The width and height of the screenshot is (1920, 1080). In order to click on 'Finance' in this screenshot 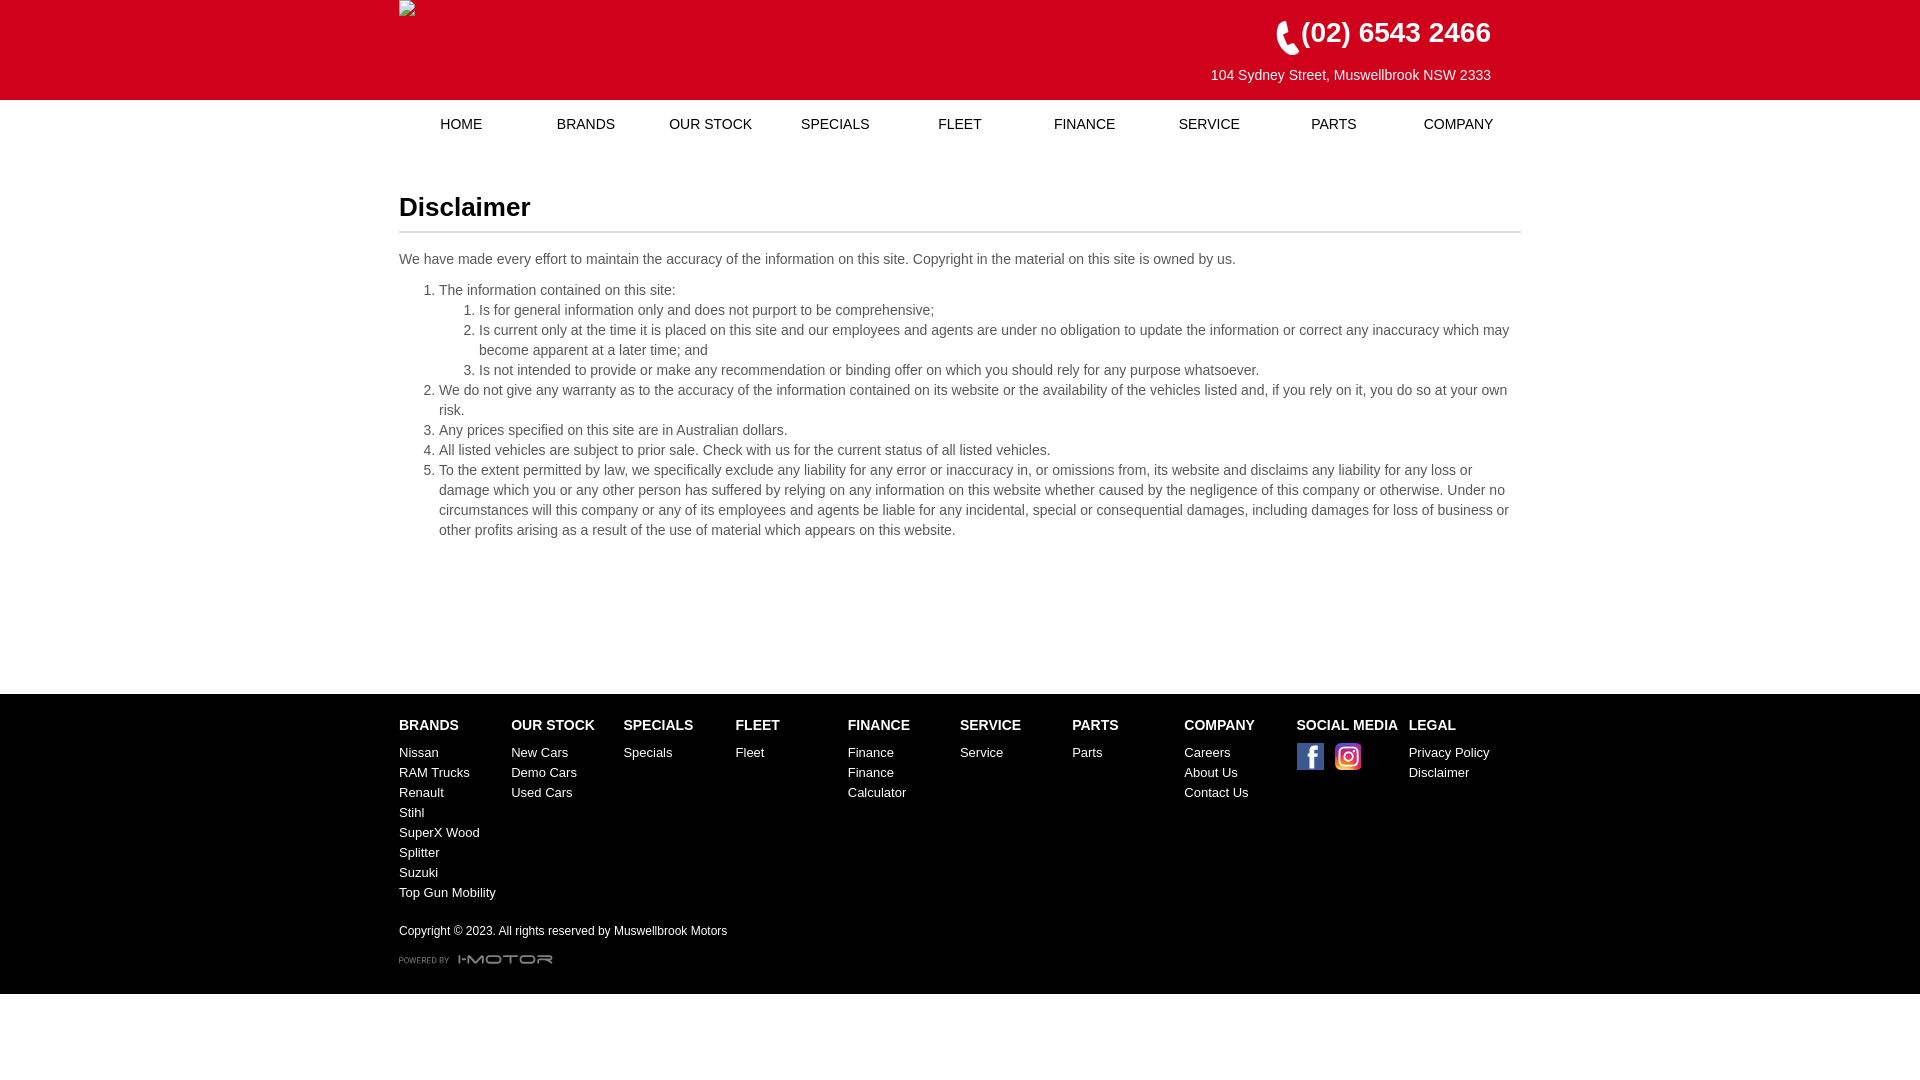, I will do `click(899, 752)`.